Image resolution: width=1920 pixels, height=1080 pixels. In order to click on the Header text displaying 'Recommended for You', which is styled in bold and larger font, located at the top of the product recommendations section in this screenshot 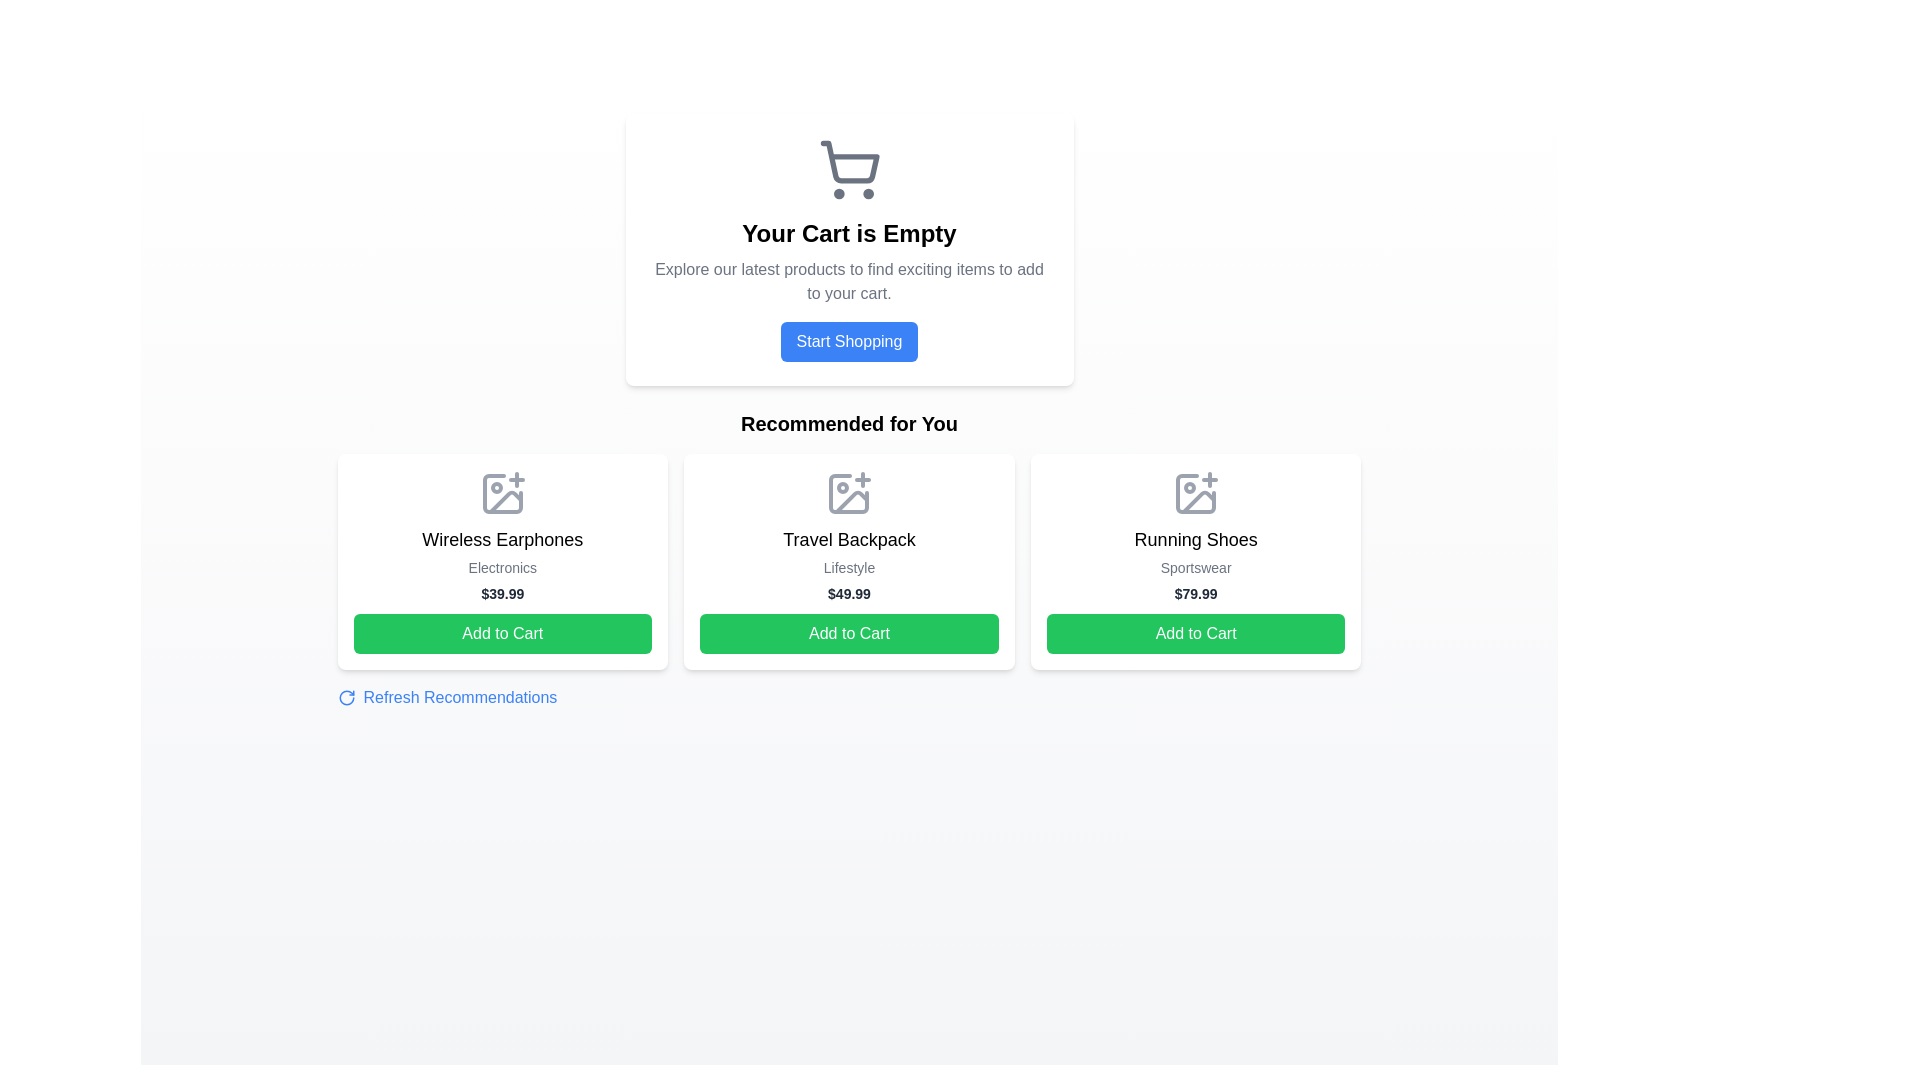, I will do `click(849, 423)`.